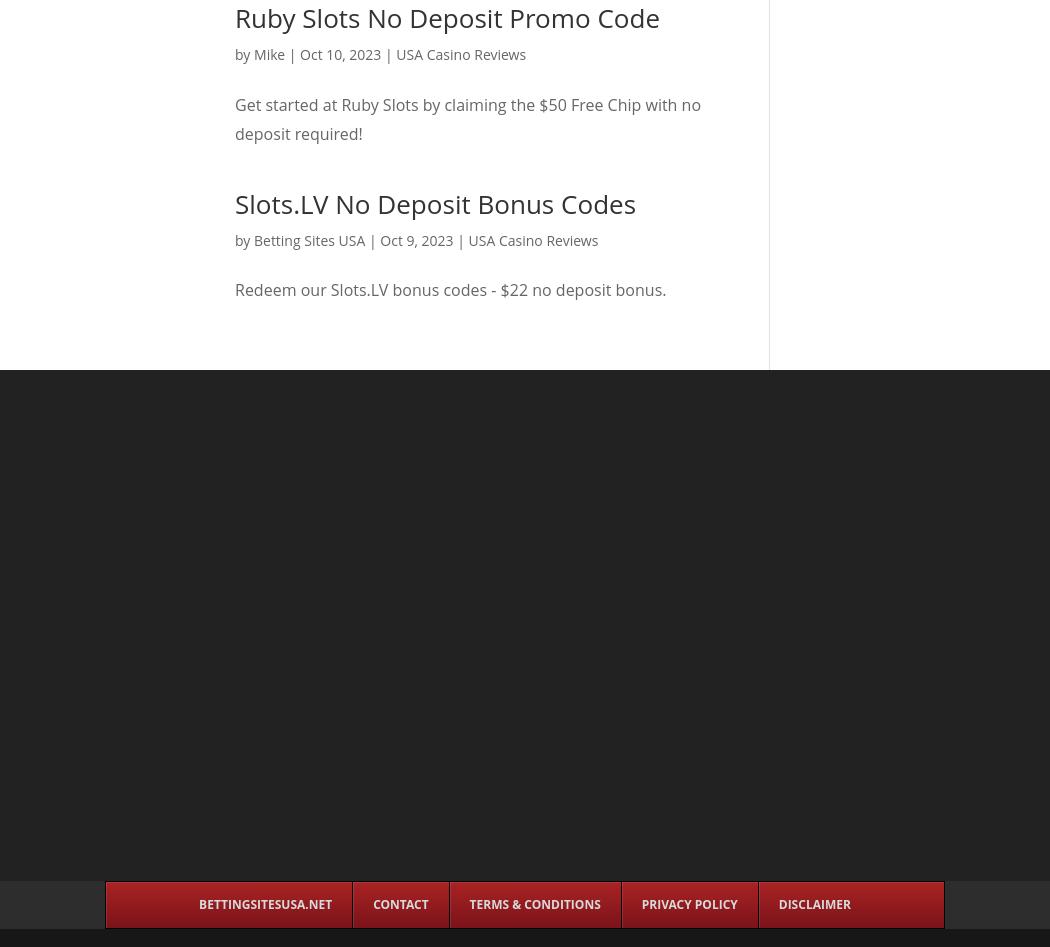 The height and width of the screenshot is (947, 1050). I want to click on 'Oct 9, 2023', so click(415, 239).